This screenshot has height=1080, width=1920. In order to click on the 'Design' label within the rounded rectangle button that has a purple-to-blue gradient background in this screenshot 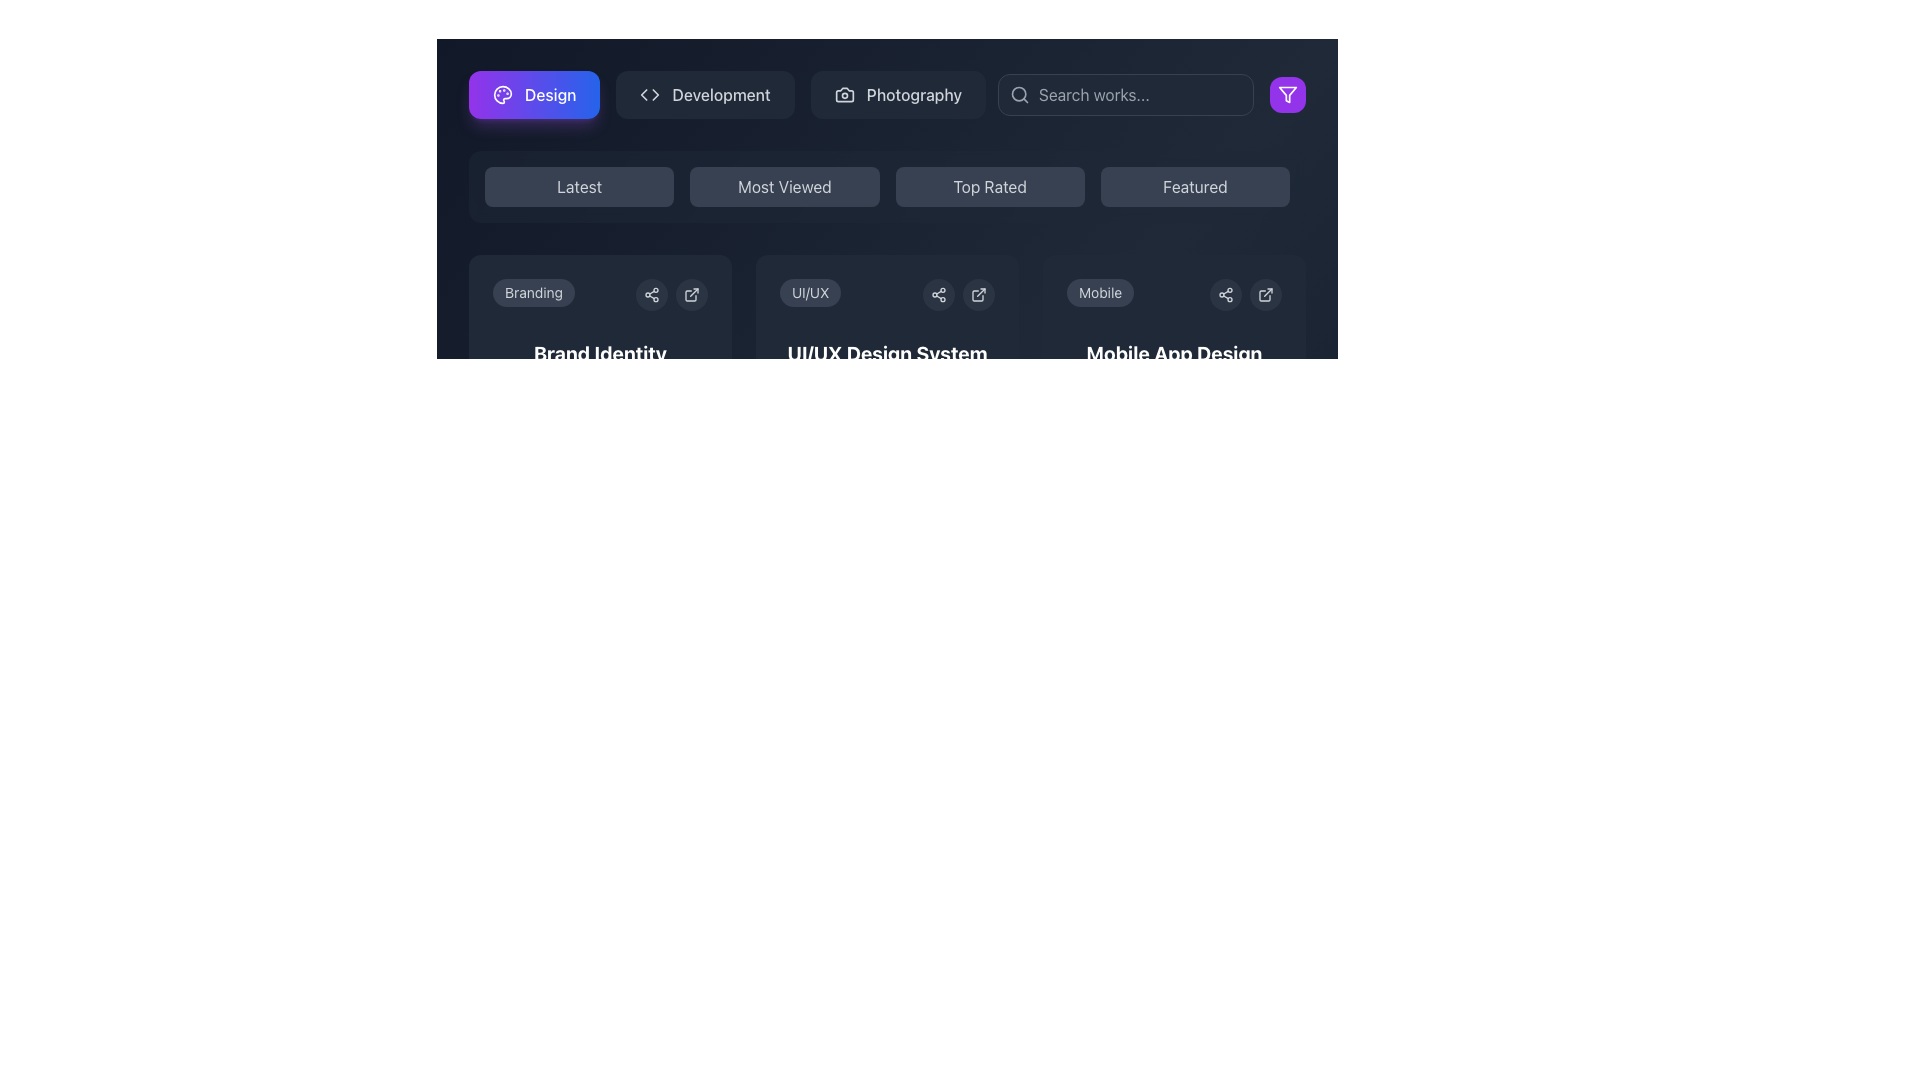, I will do `click(550, 95)`.